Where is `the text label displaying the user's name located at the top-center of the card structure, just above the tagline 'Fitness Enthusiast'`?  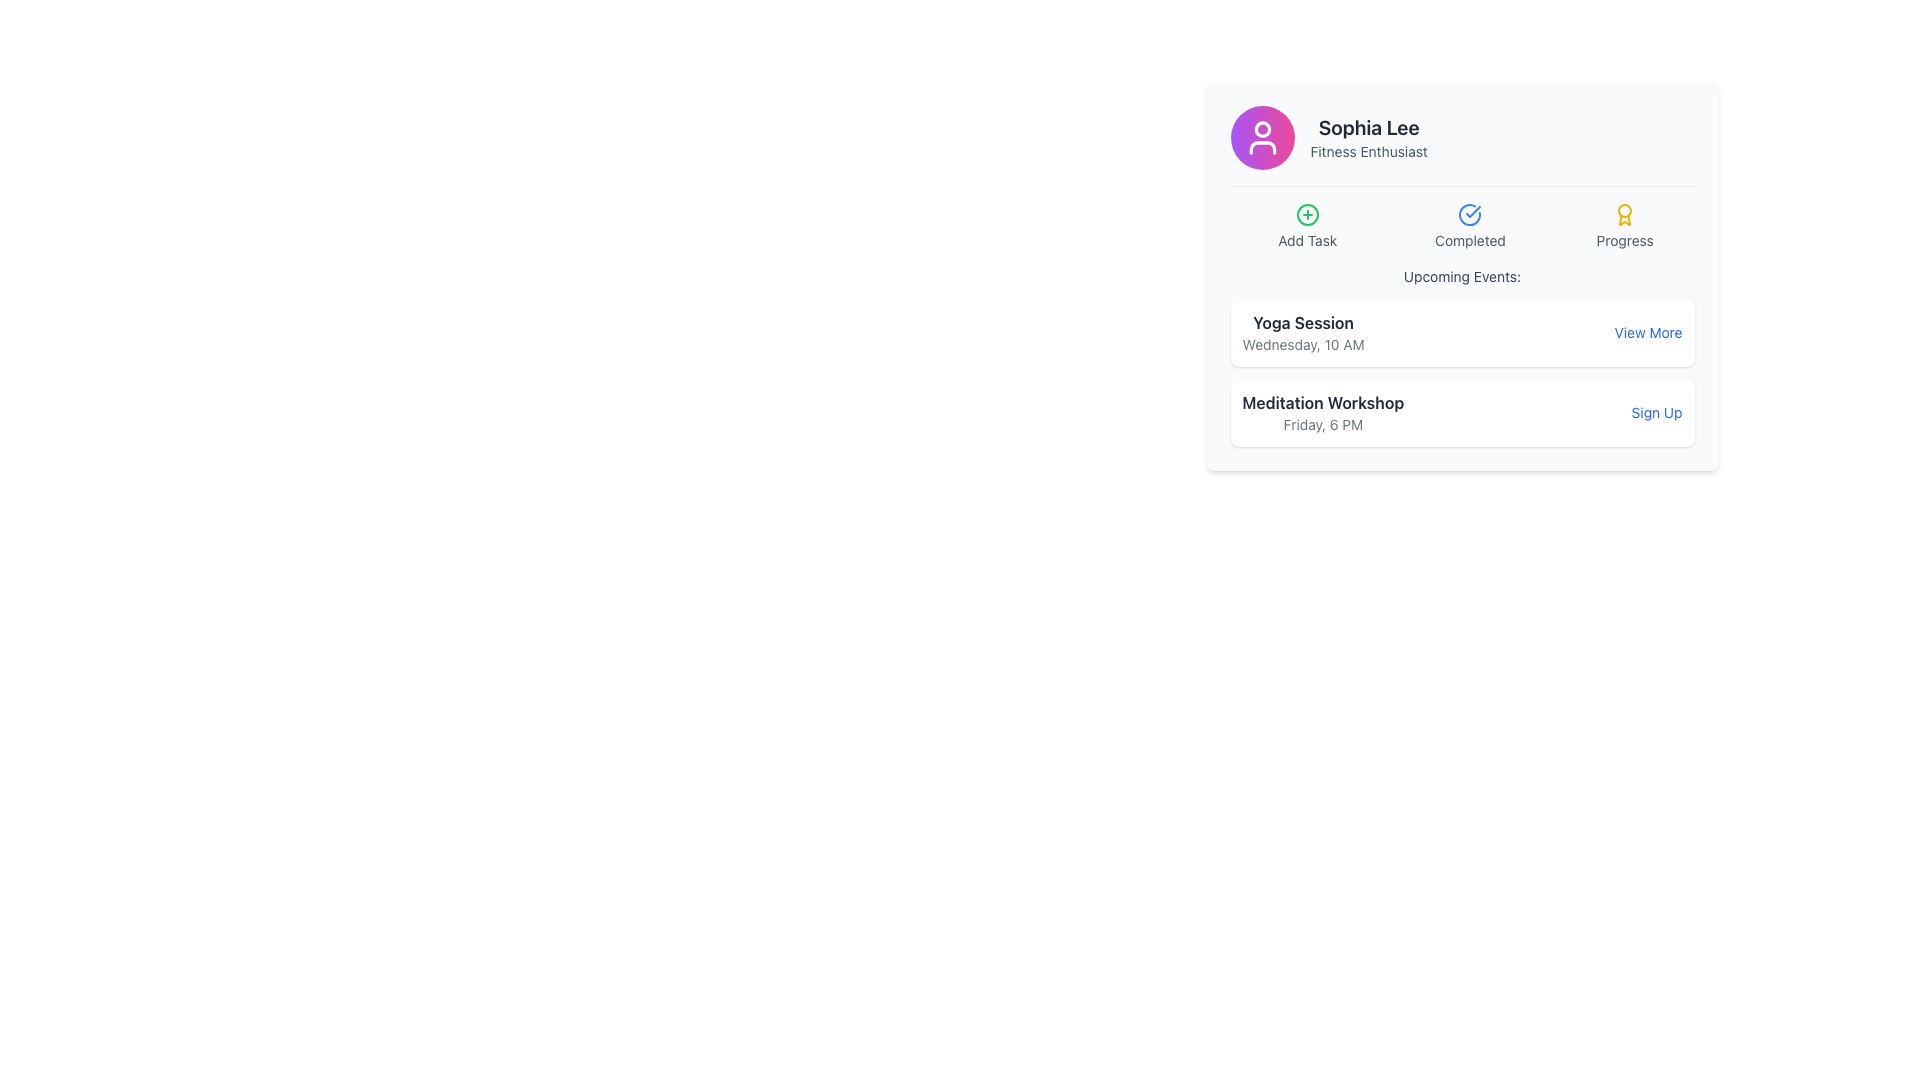
the text label displaying the user's name located at the top-center of the card structure, just above the tagline 'Fitness Enthusiast' is located at coordinates (1368, 127).